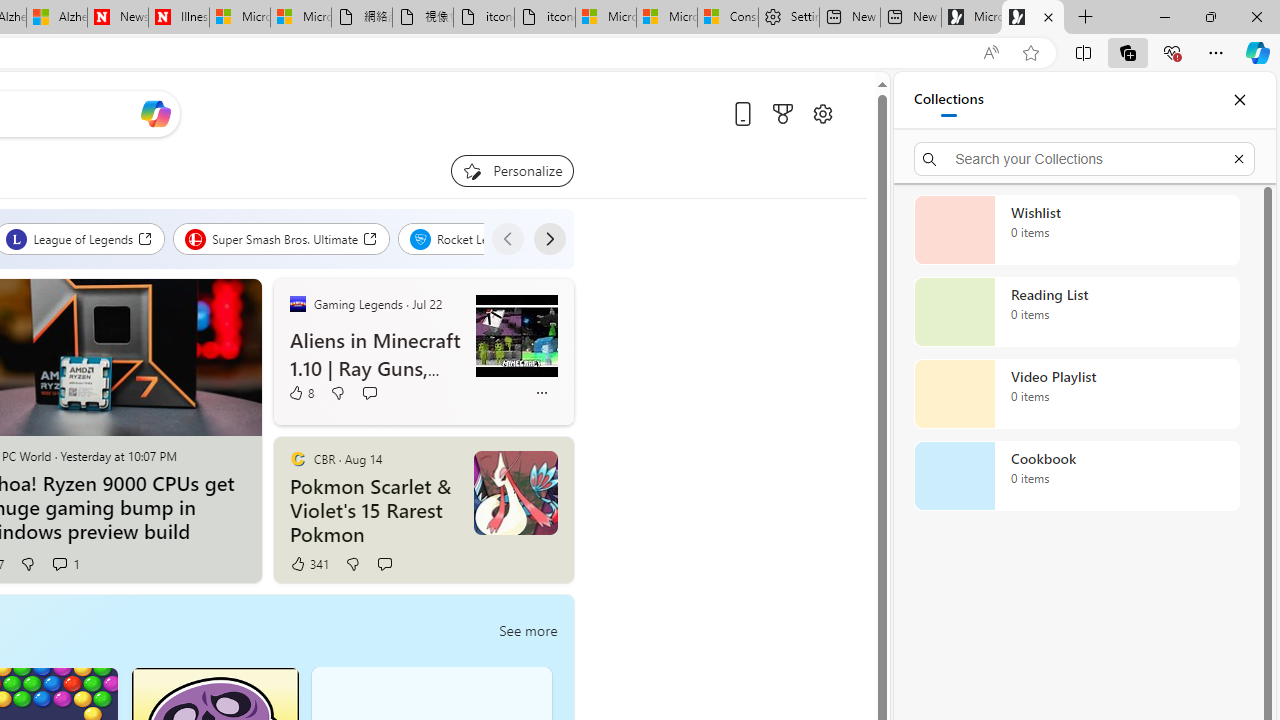 The height and width of the screenshot is (720, 1280). What do you see at coordinates (59, 563) in the screenshot?
I see `'View comments 1 Comment'` at bounding box center [59, 563].